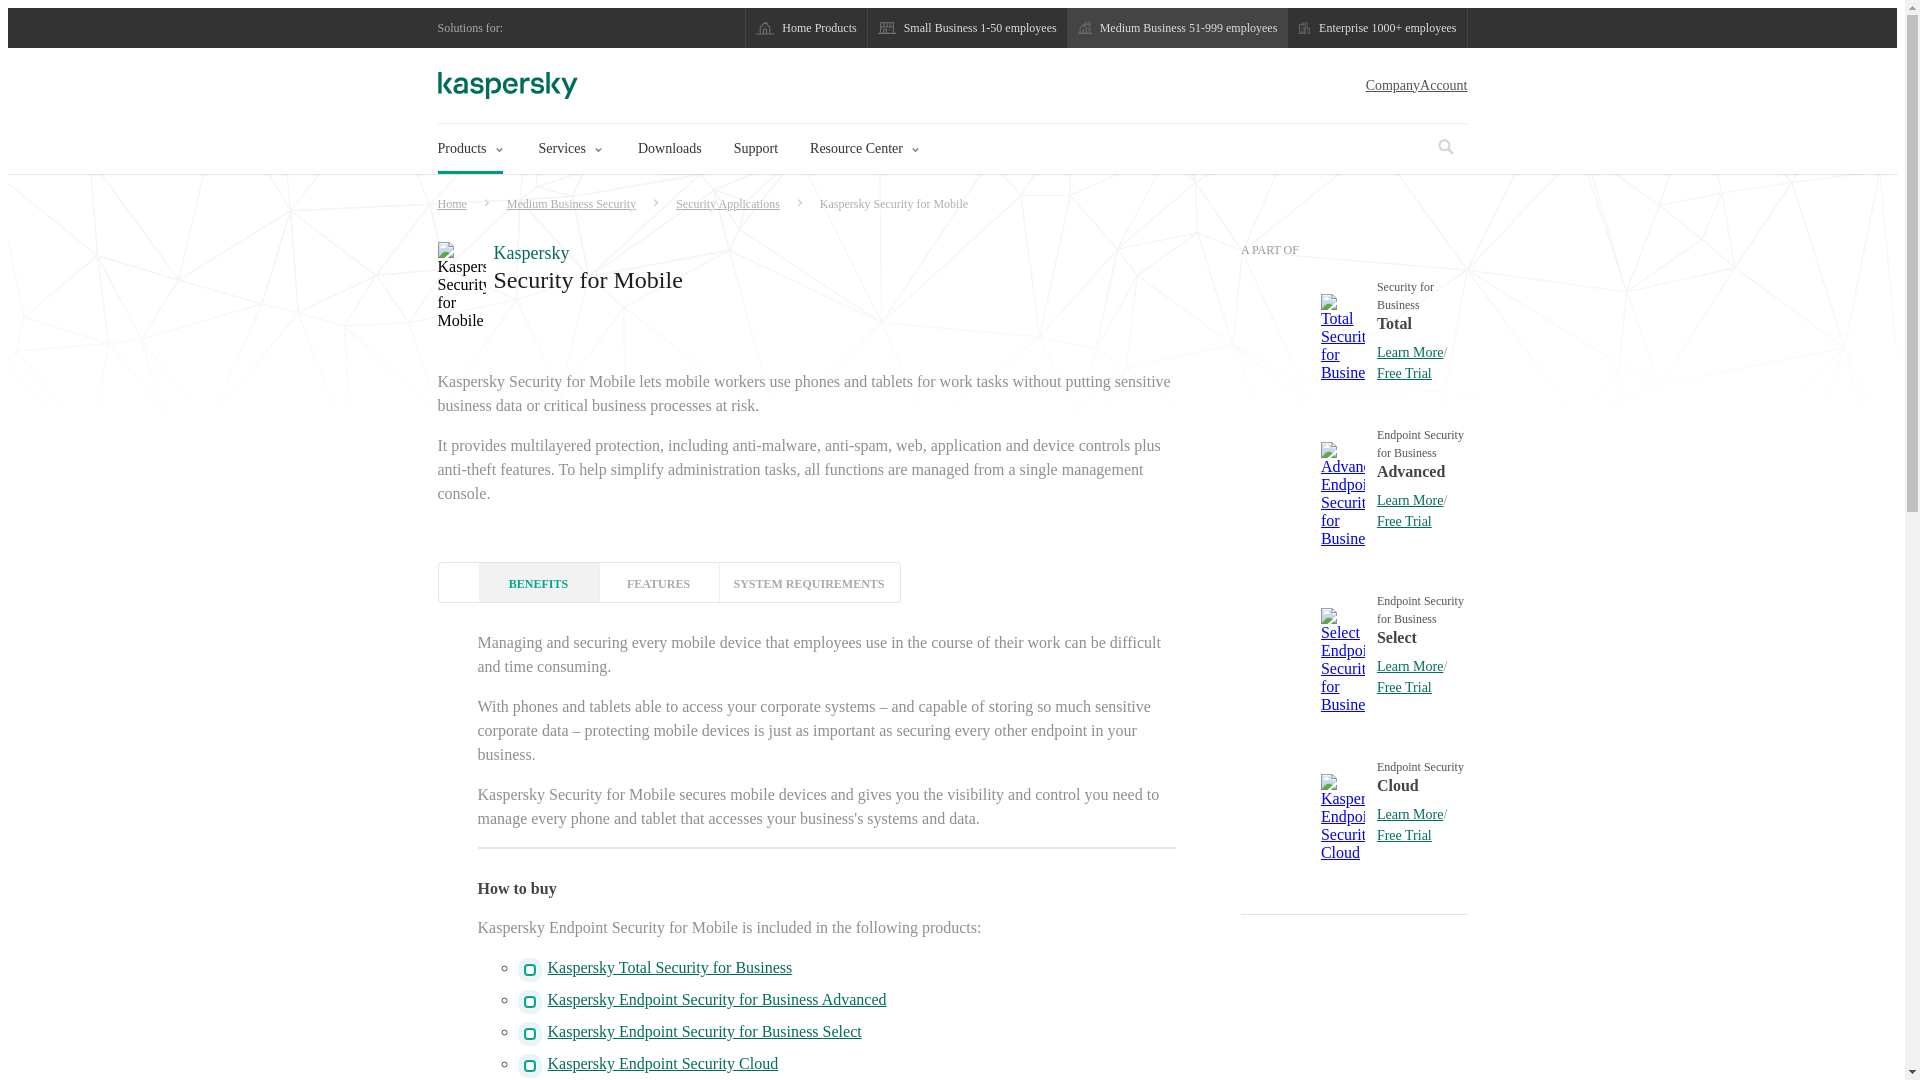  Describe the element at coordinates (754, 148) in the screenshot. I see `'Support'` at that location.